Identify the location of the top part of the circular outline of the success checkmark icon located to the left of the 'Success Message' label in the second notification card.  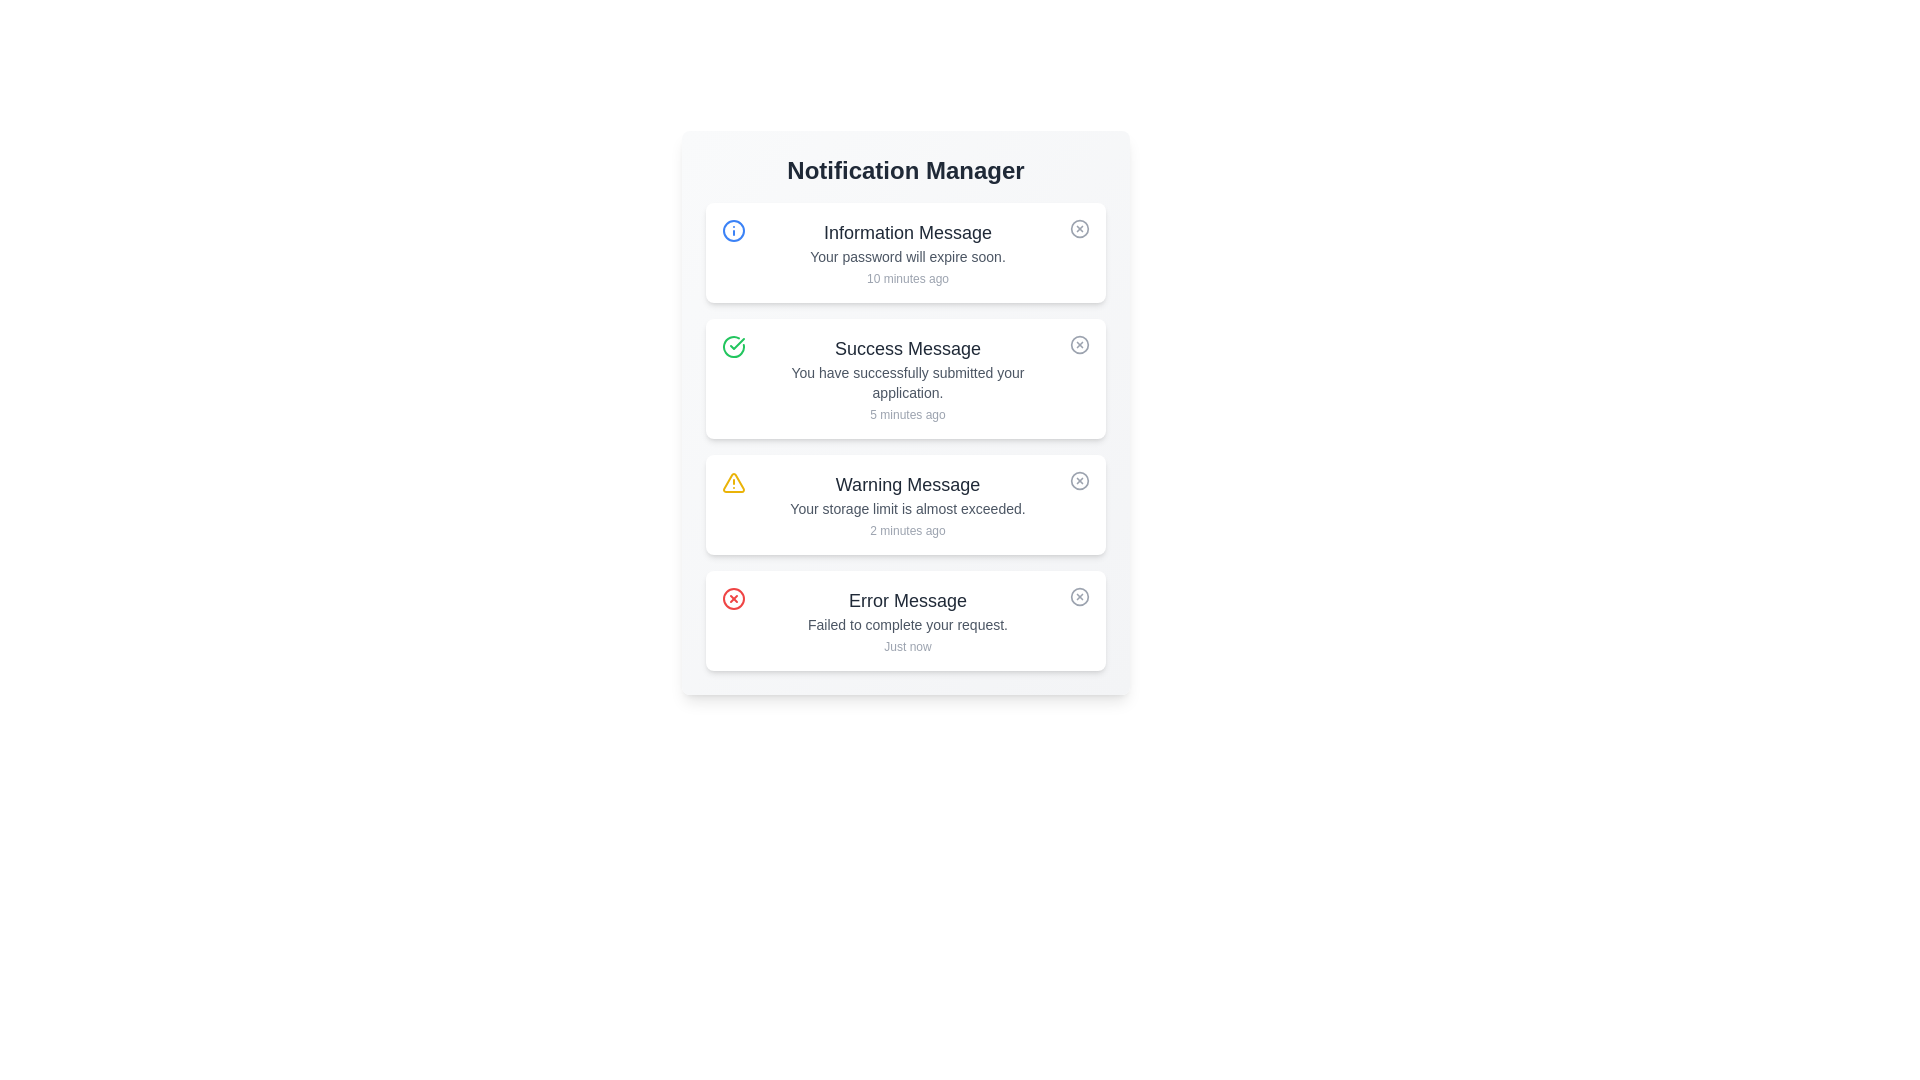
(733, 346).